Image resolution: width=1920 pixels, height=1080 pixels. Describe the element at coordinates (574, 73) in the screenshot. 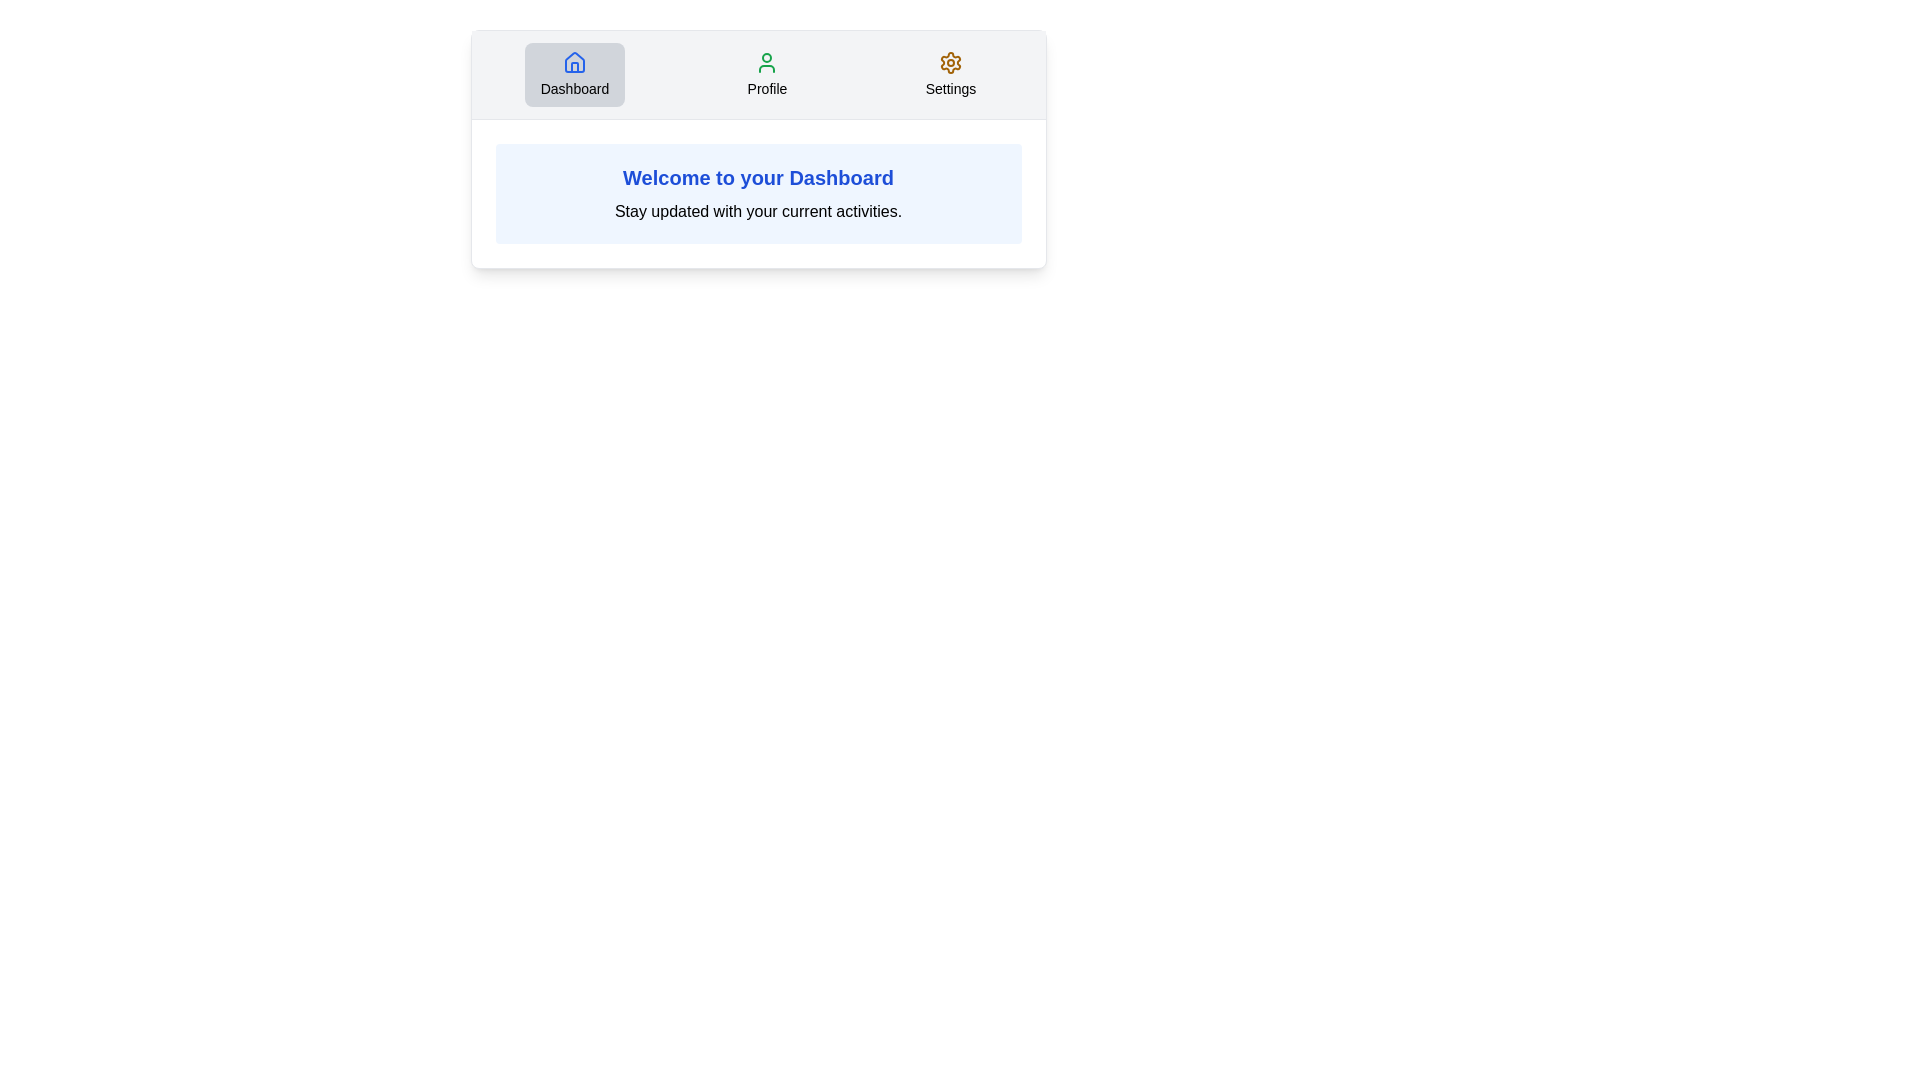

I see `the Dashboard tab to observe its hover effect` at that location.